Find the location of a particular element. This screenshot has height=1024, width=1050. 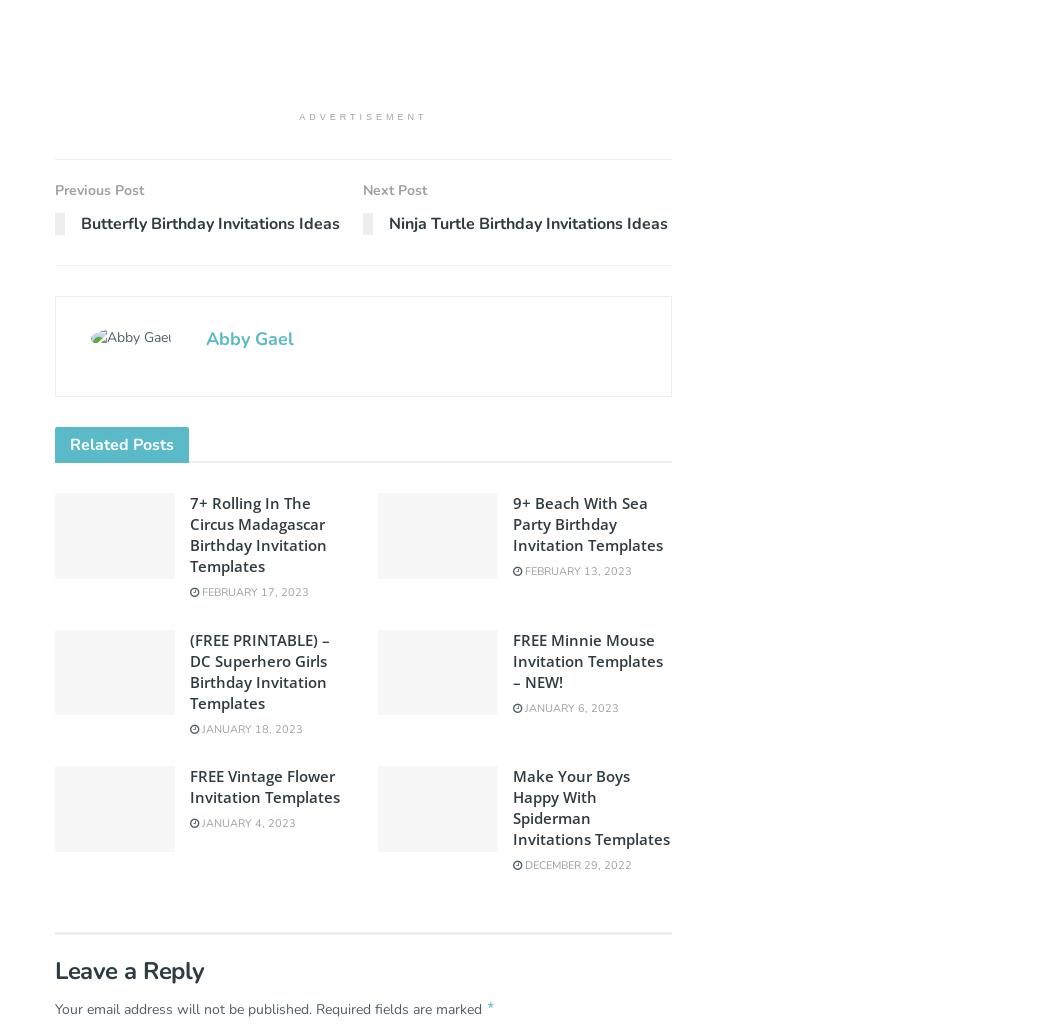

'January 6, 2023' is located at coordinates (569, 707).